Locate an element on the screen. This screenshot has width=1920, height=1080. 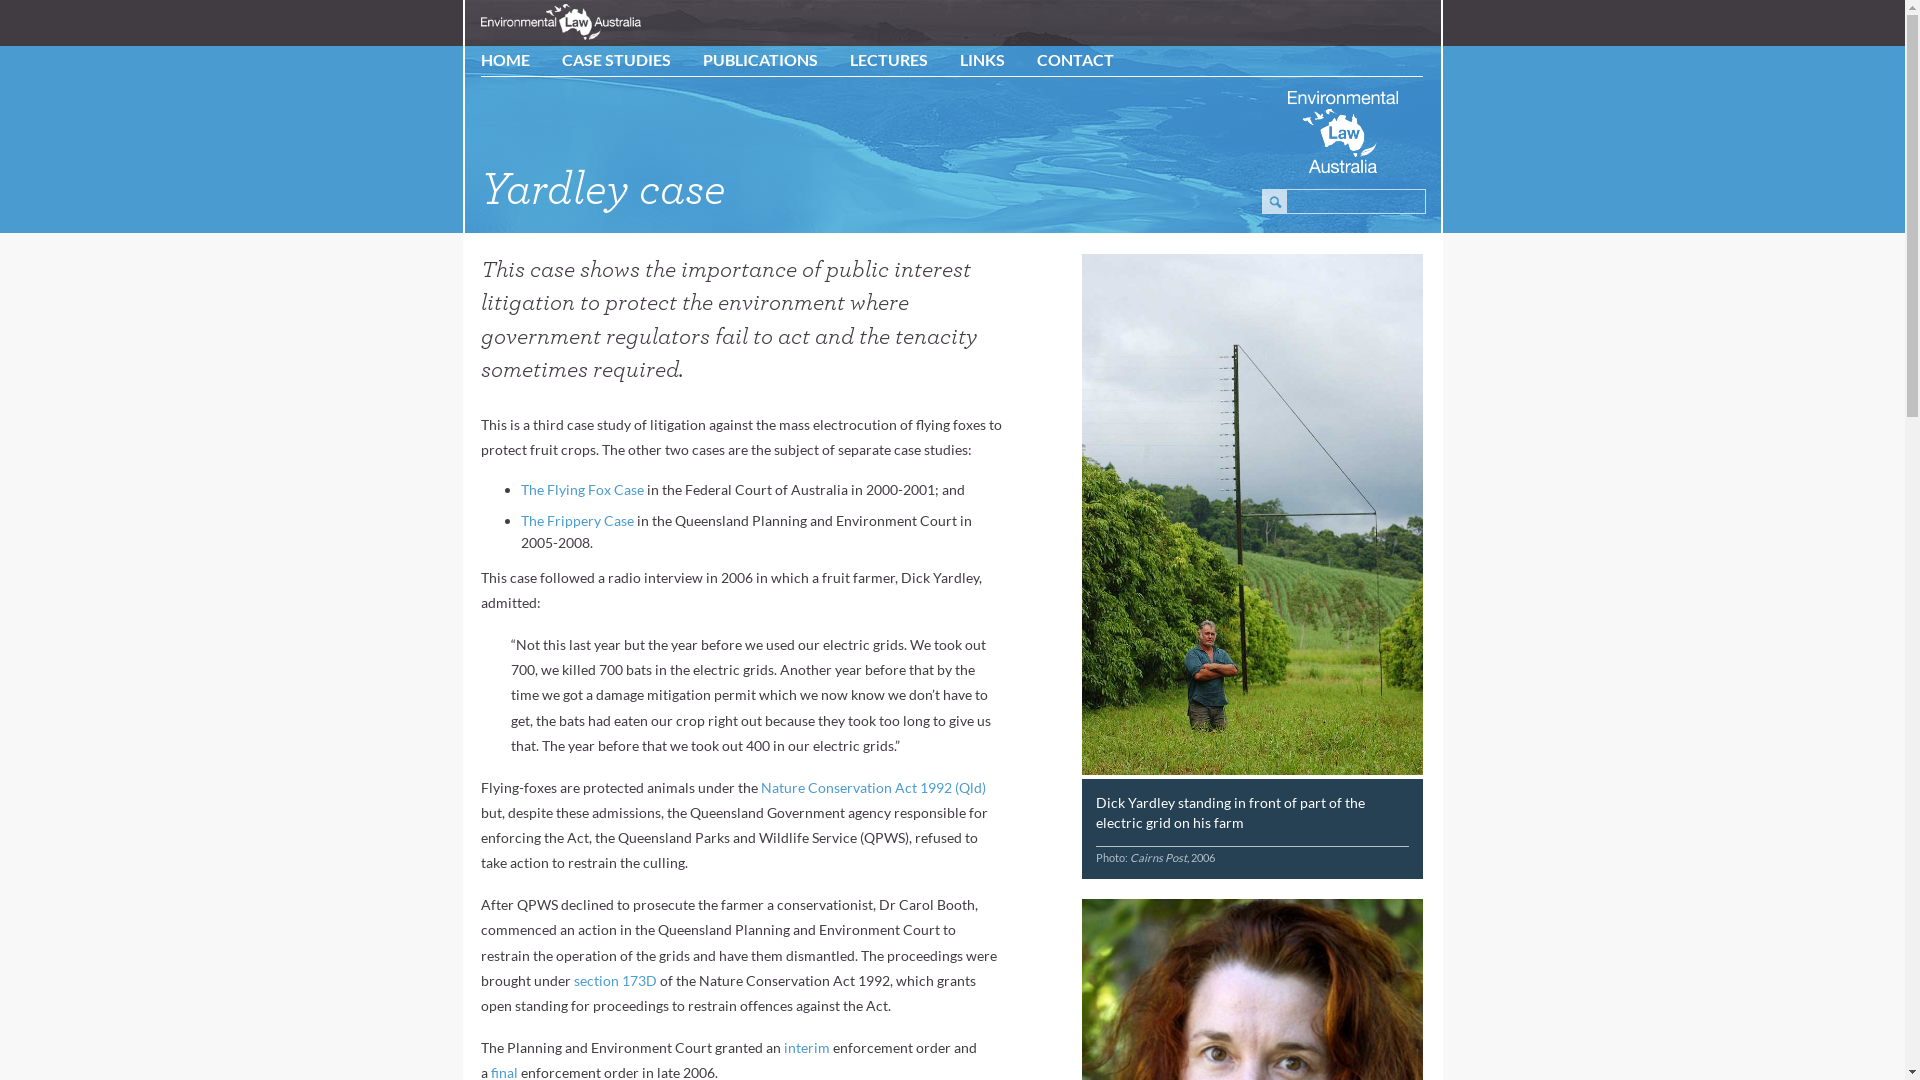
'Nature Conservation Act ' is located at coordinates (840, 786).